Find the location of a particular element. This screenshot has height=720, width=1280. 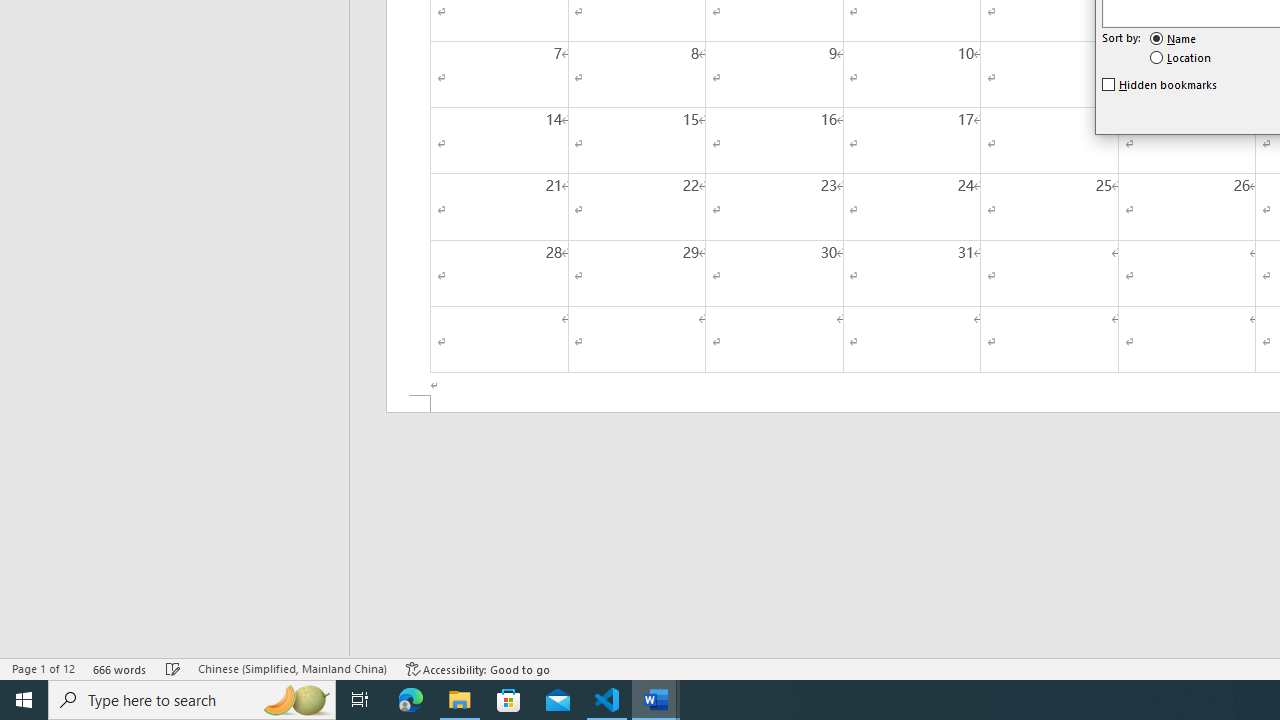

'Location' is located at coordinates (1181, 56).